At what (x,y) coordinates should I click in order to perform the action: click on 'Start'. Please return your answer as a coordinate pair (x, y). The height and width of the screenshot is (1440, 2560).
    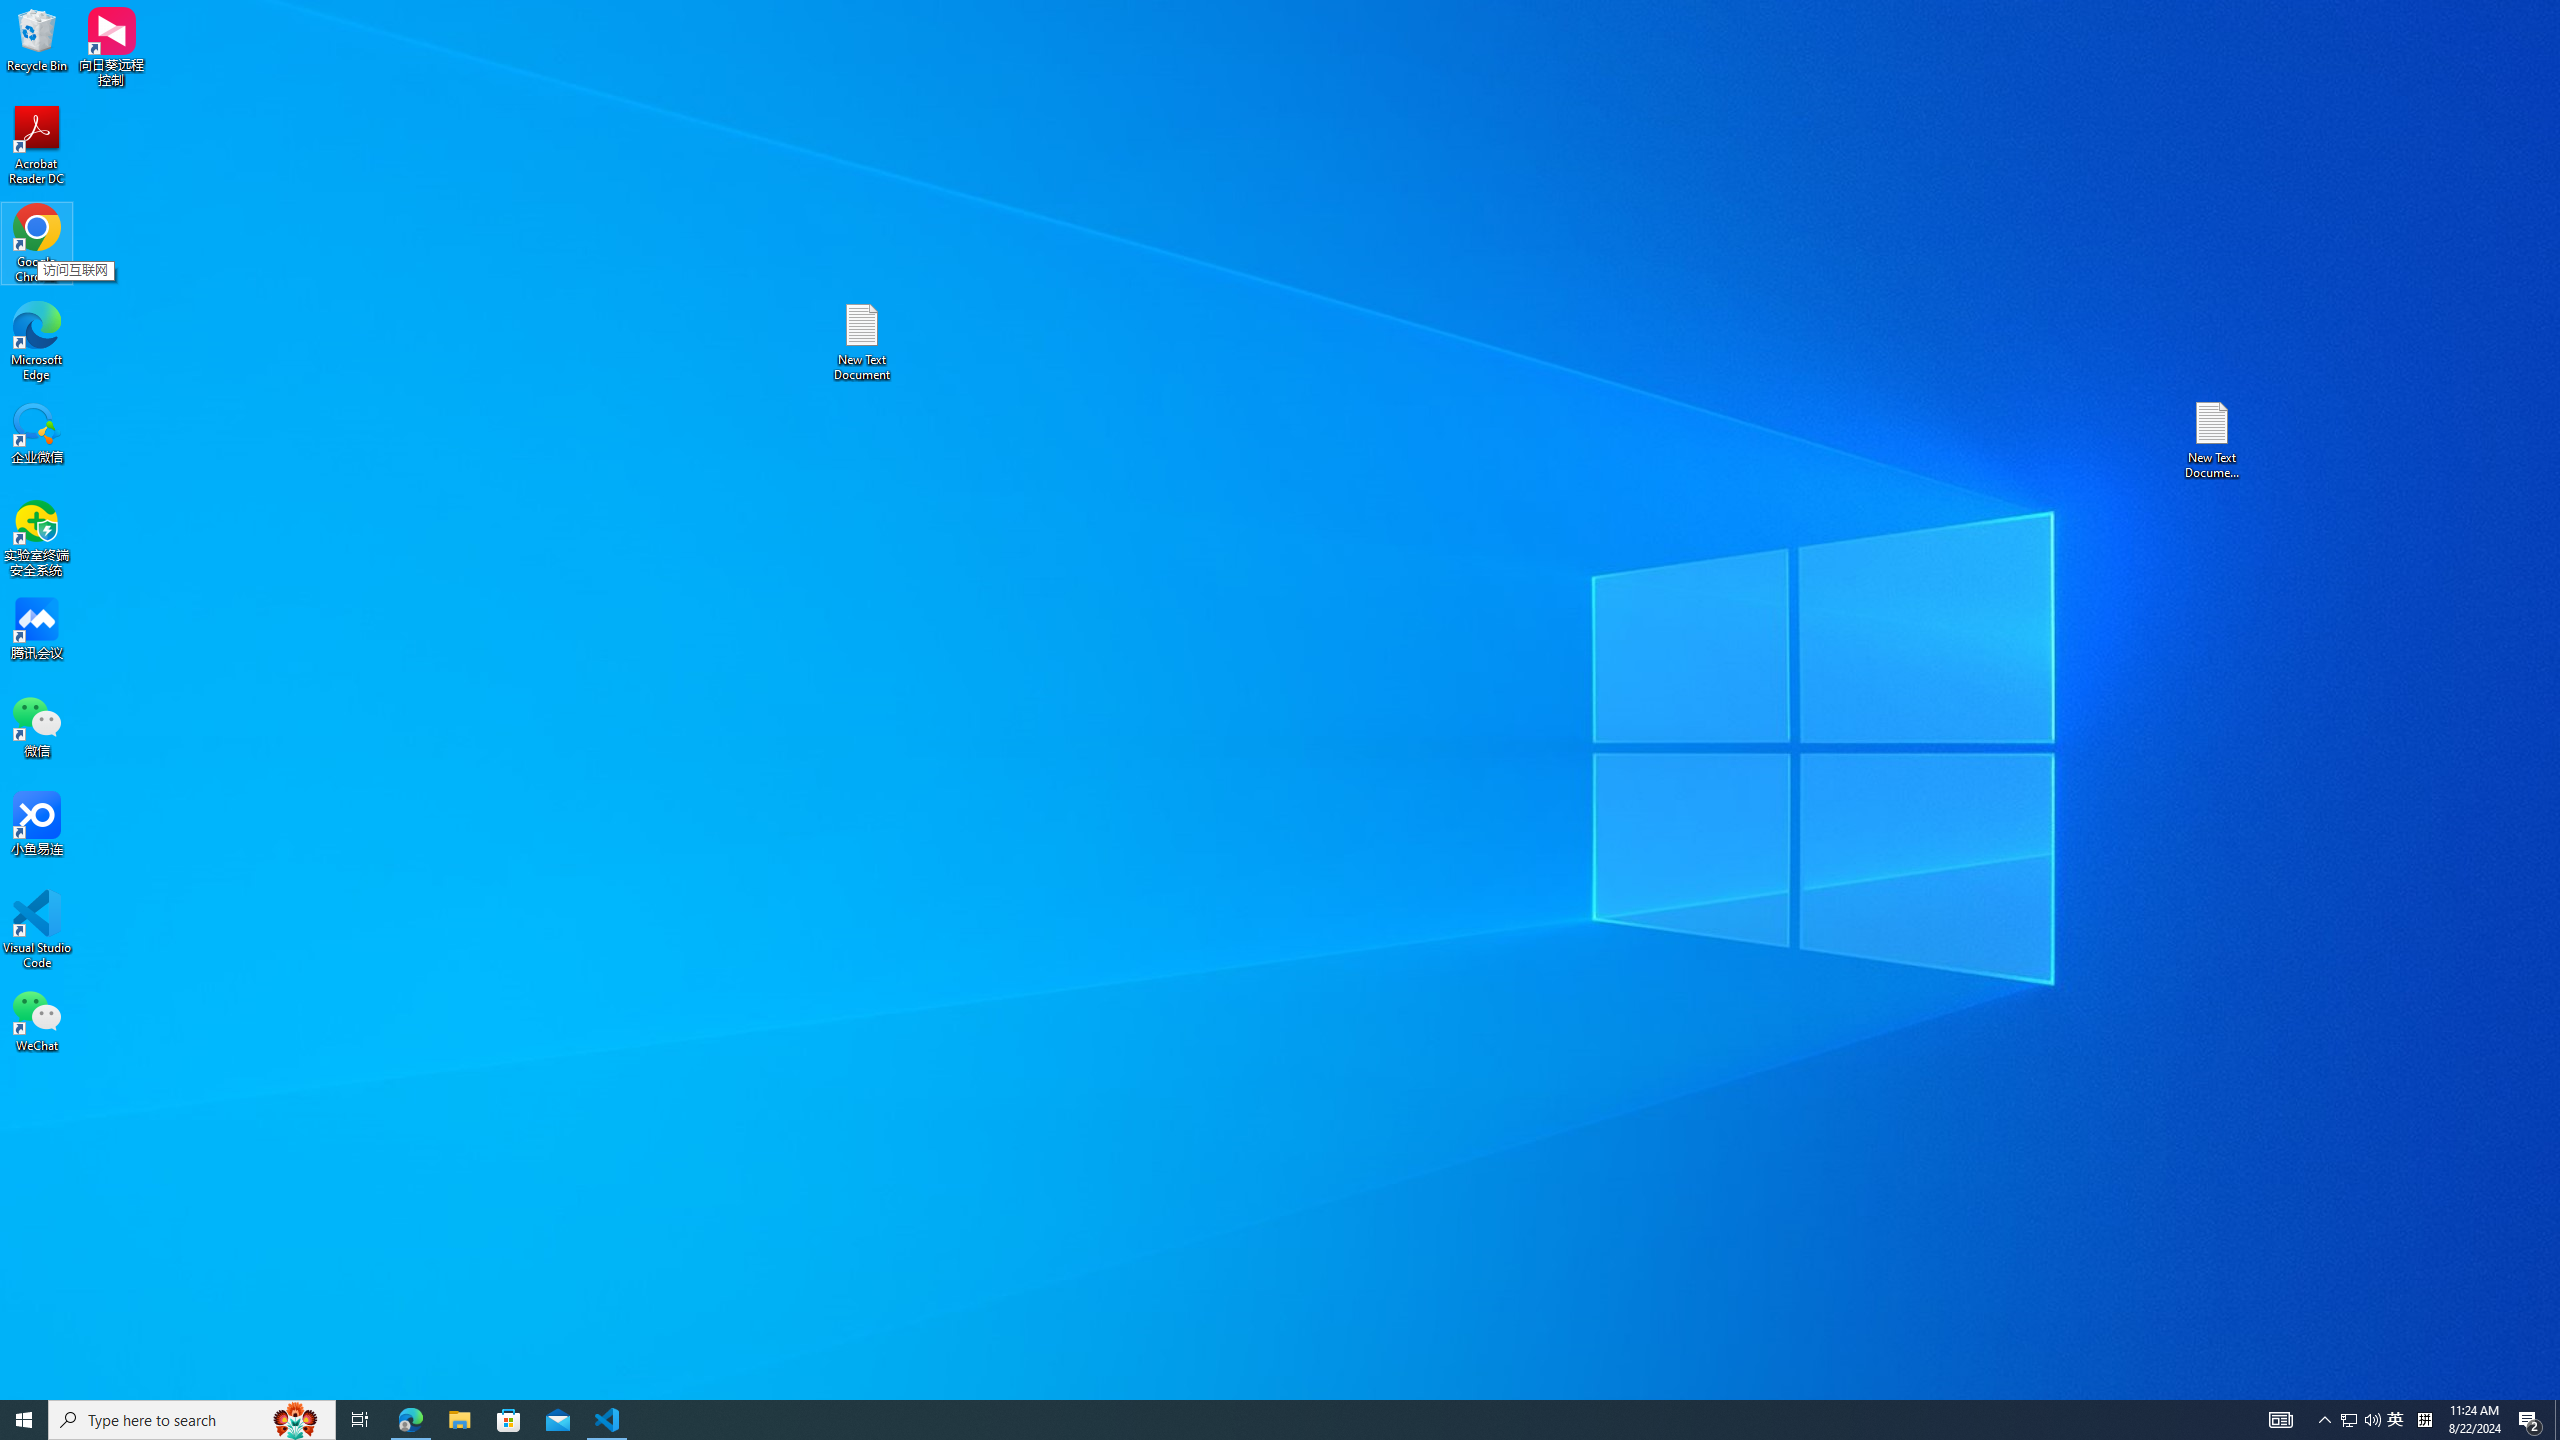
    Looking at the image, I should click on (24, 1418).